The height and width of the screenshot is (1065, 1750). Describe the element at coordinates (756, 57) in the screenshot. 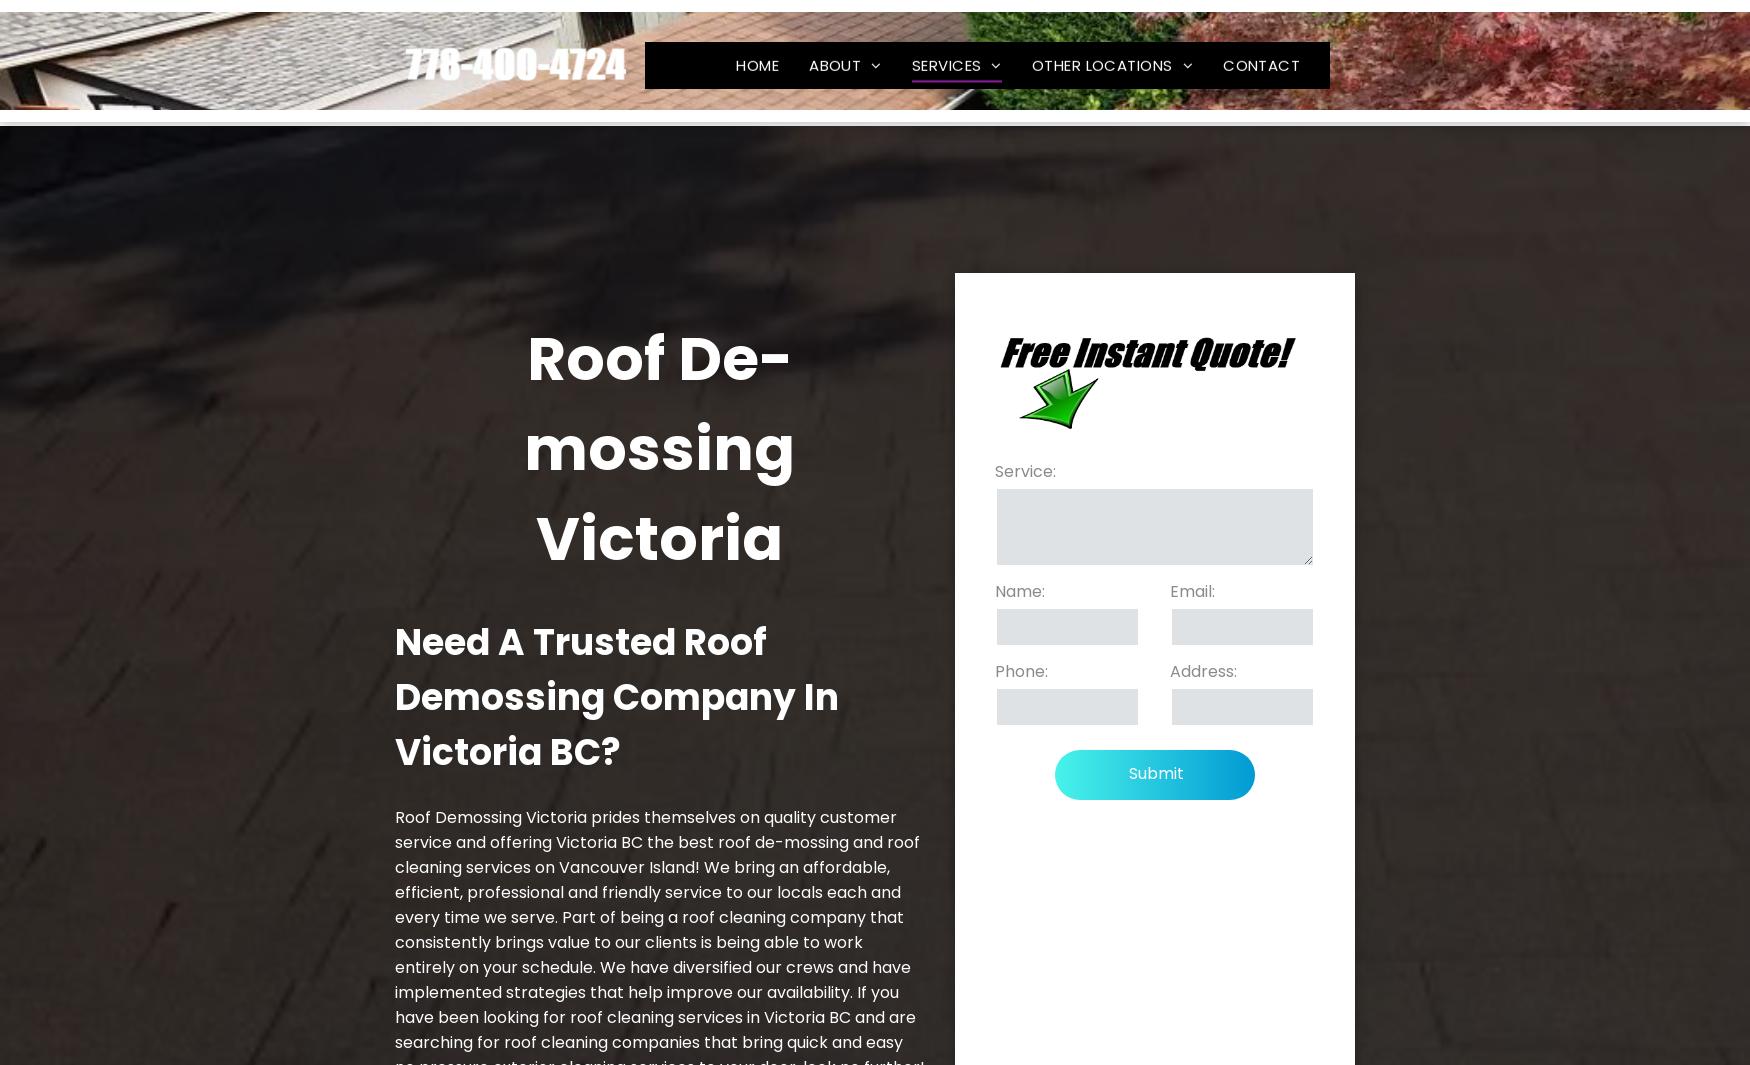

I see `'HOME'` at that location.